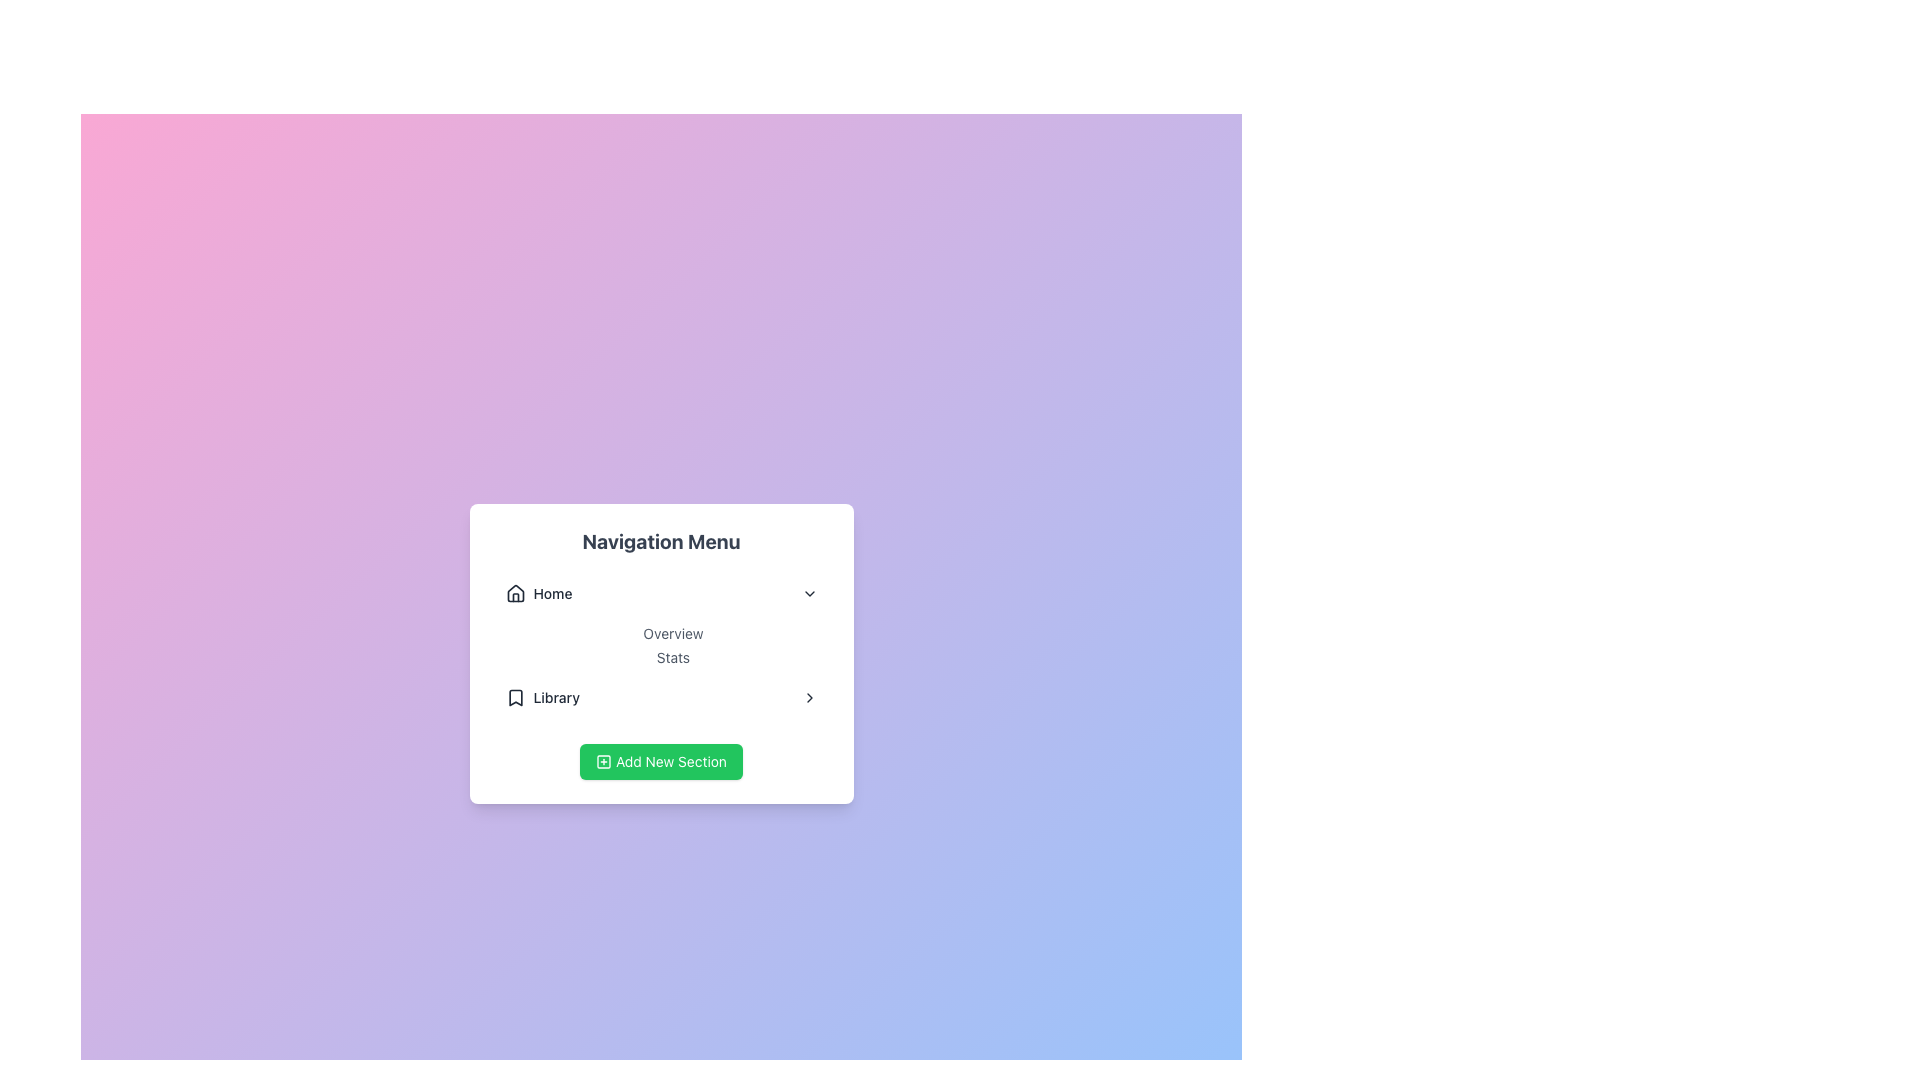 This screenshot has width=1920, height=1080. I want to click on the chevron-down icon located at the right end of the 'Home' label in the navigation menu, so click(809, 593).